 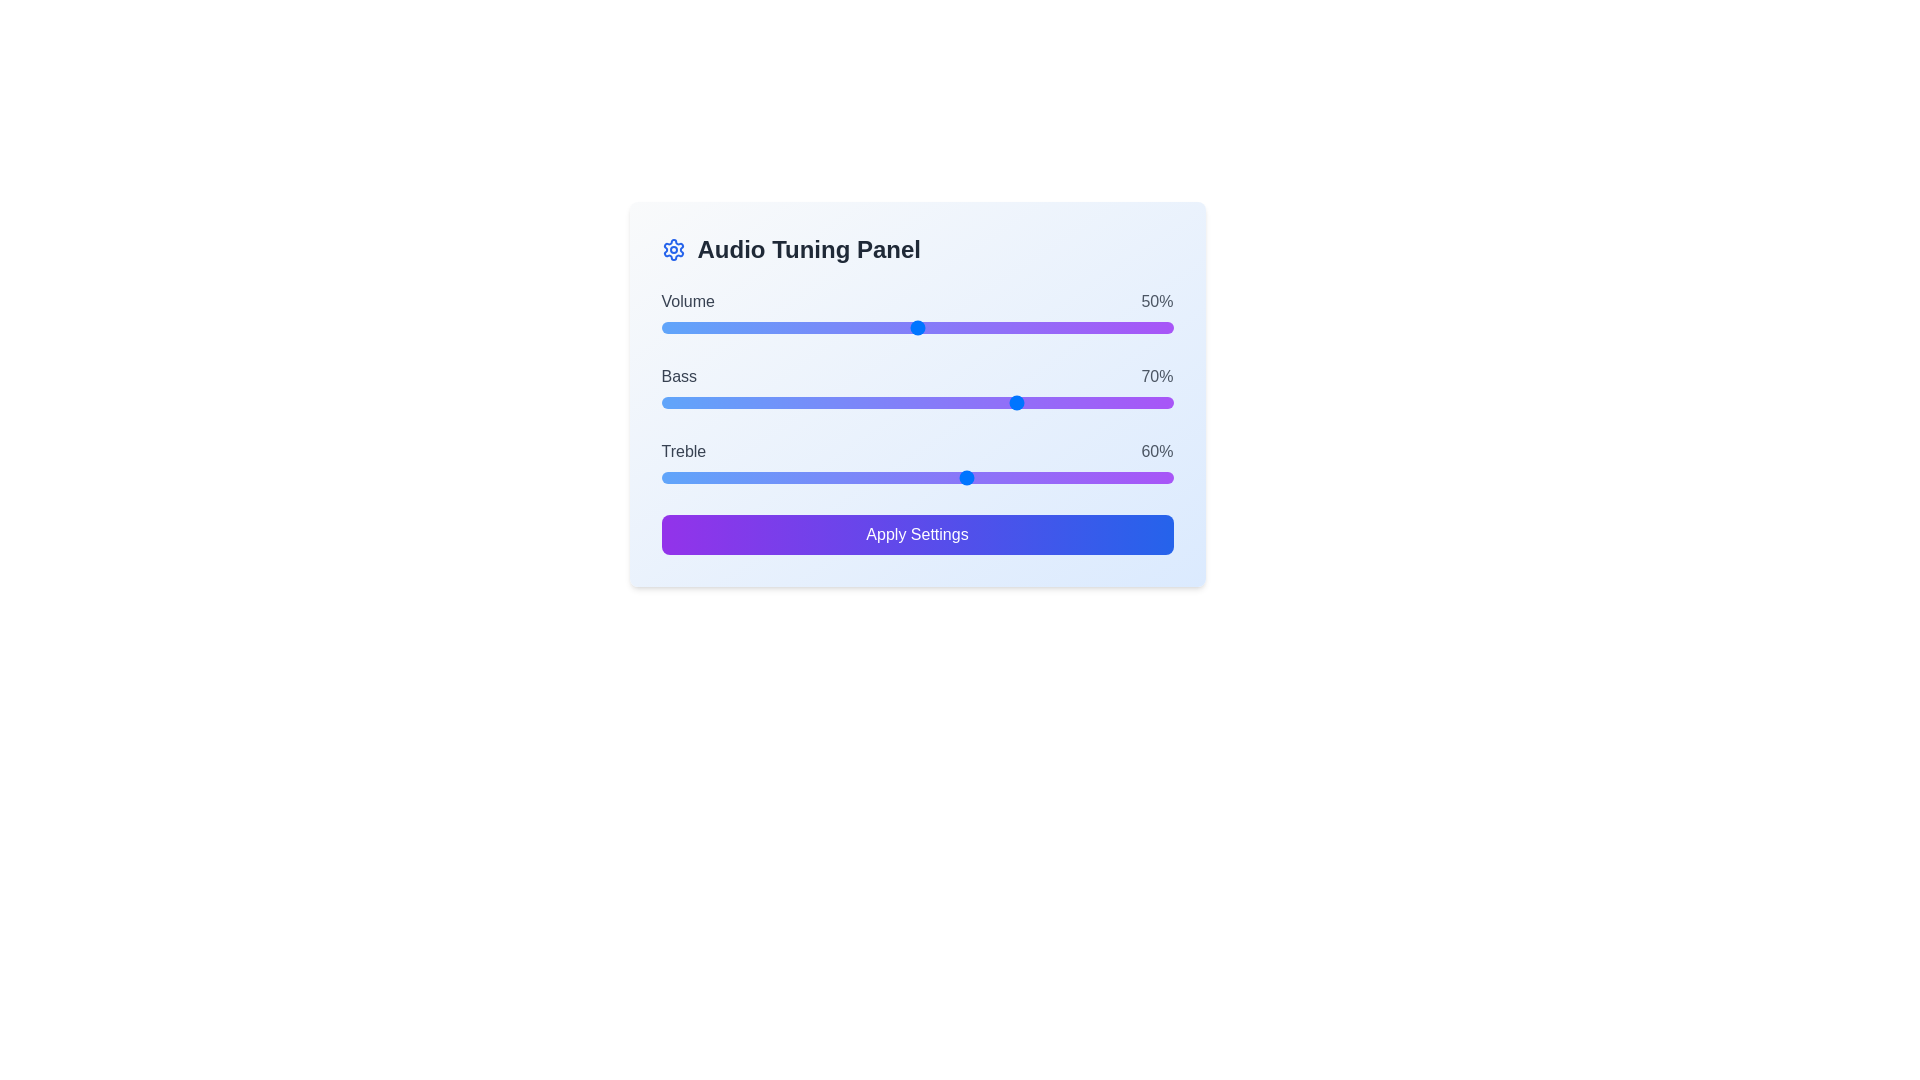 What do you see at coordinates (673, 249) in the screenshot?
I see `the settings icon located on the leftmost side of the 'Audio Tuning Panel' header, adjacent to the text 'Audio Tuning Panel'` at bounding box center [673, 249].